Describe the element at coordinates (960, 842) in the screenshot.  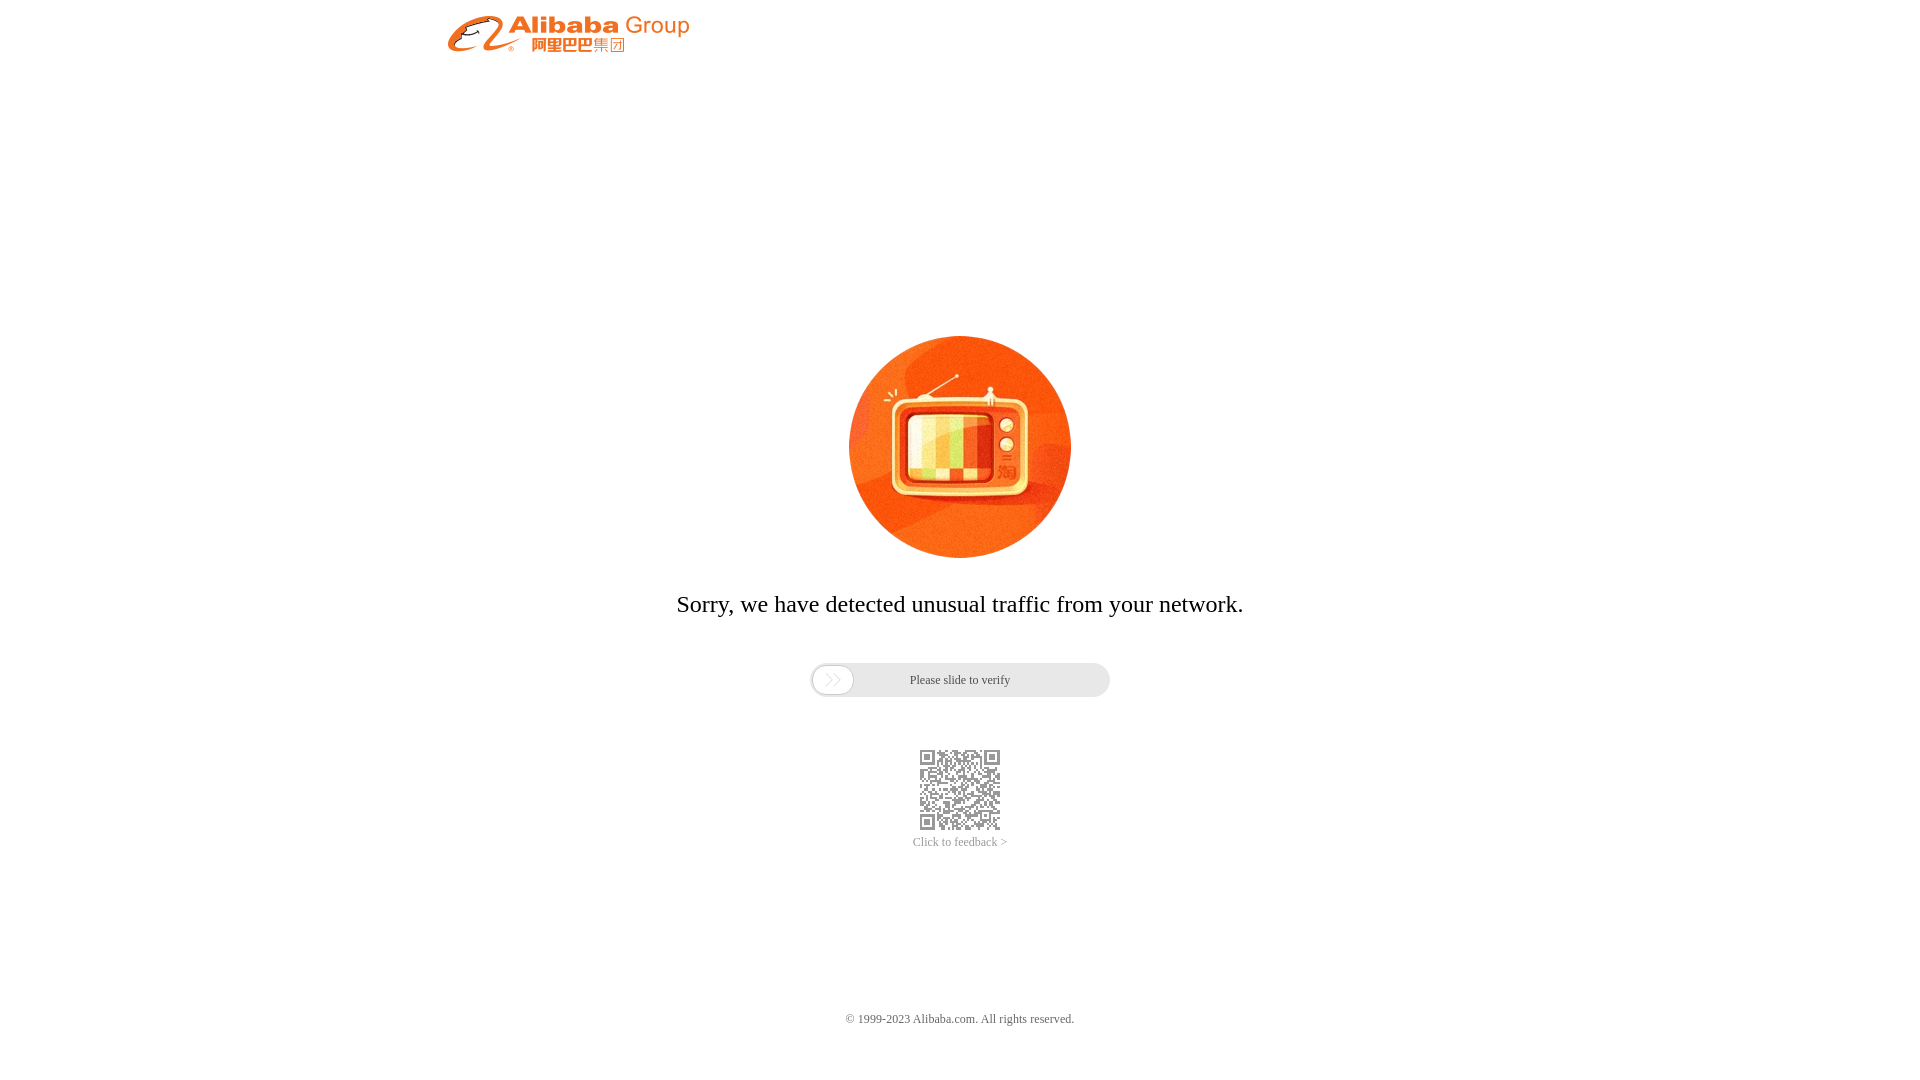
I see `'Click to feedback >'` at that location.